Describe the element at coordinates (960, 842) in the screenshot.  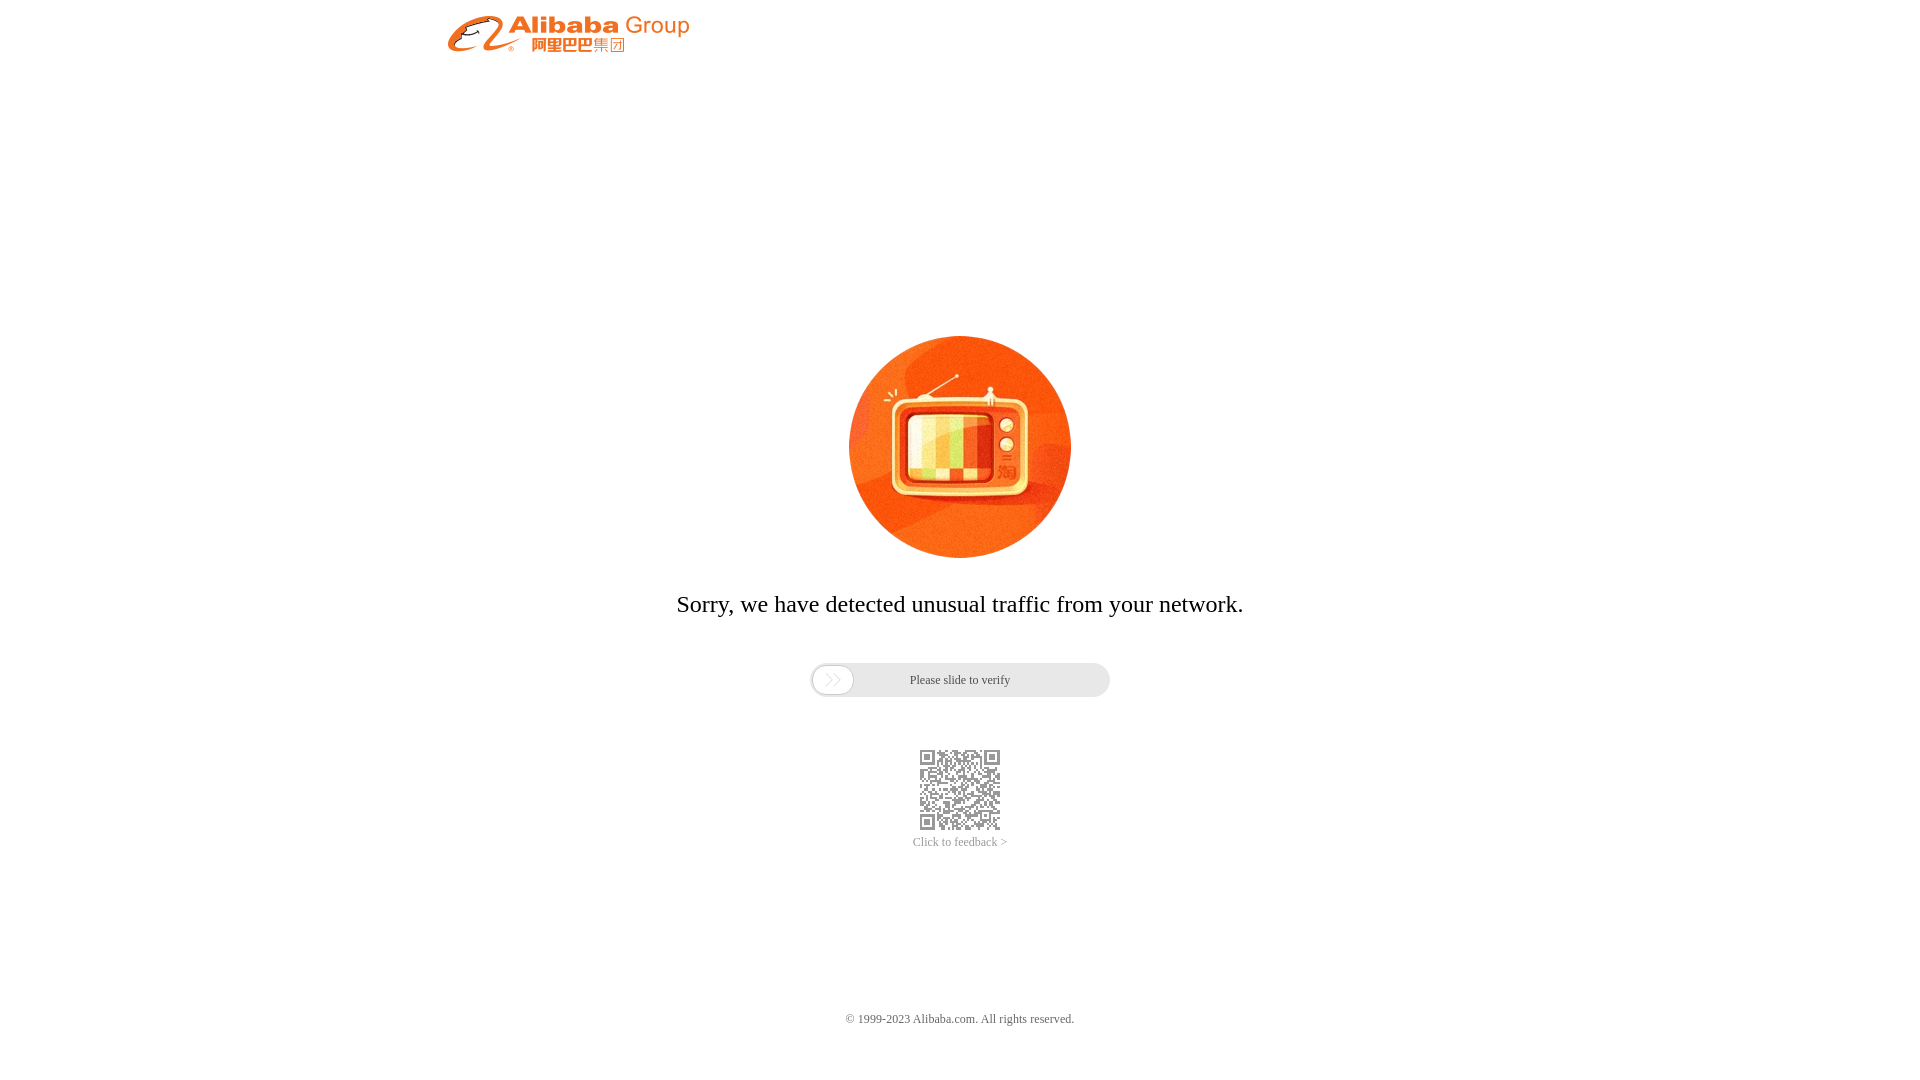
I see `'Click to feedback >'` at that location.